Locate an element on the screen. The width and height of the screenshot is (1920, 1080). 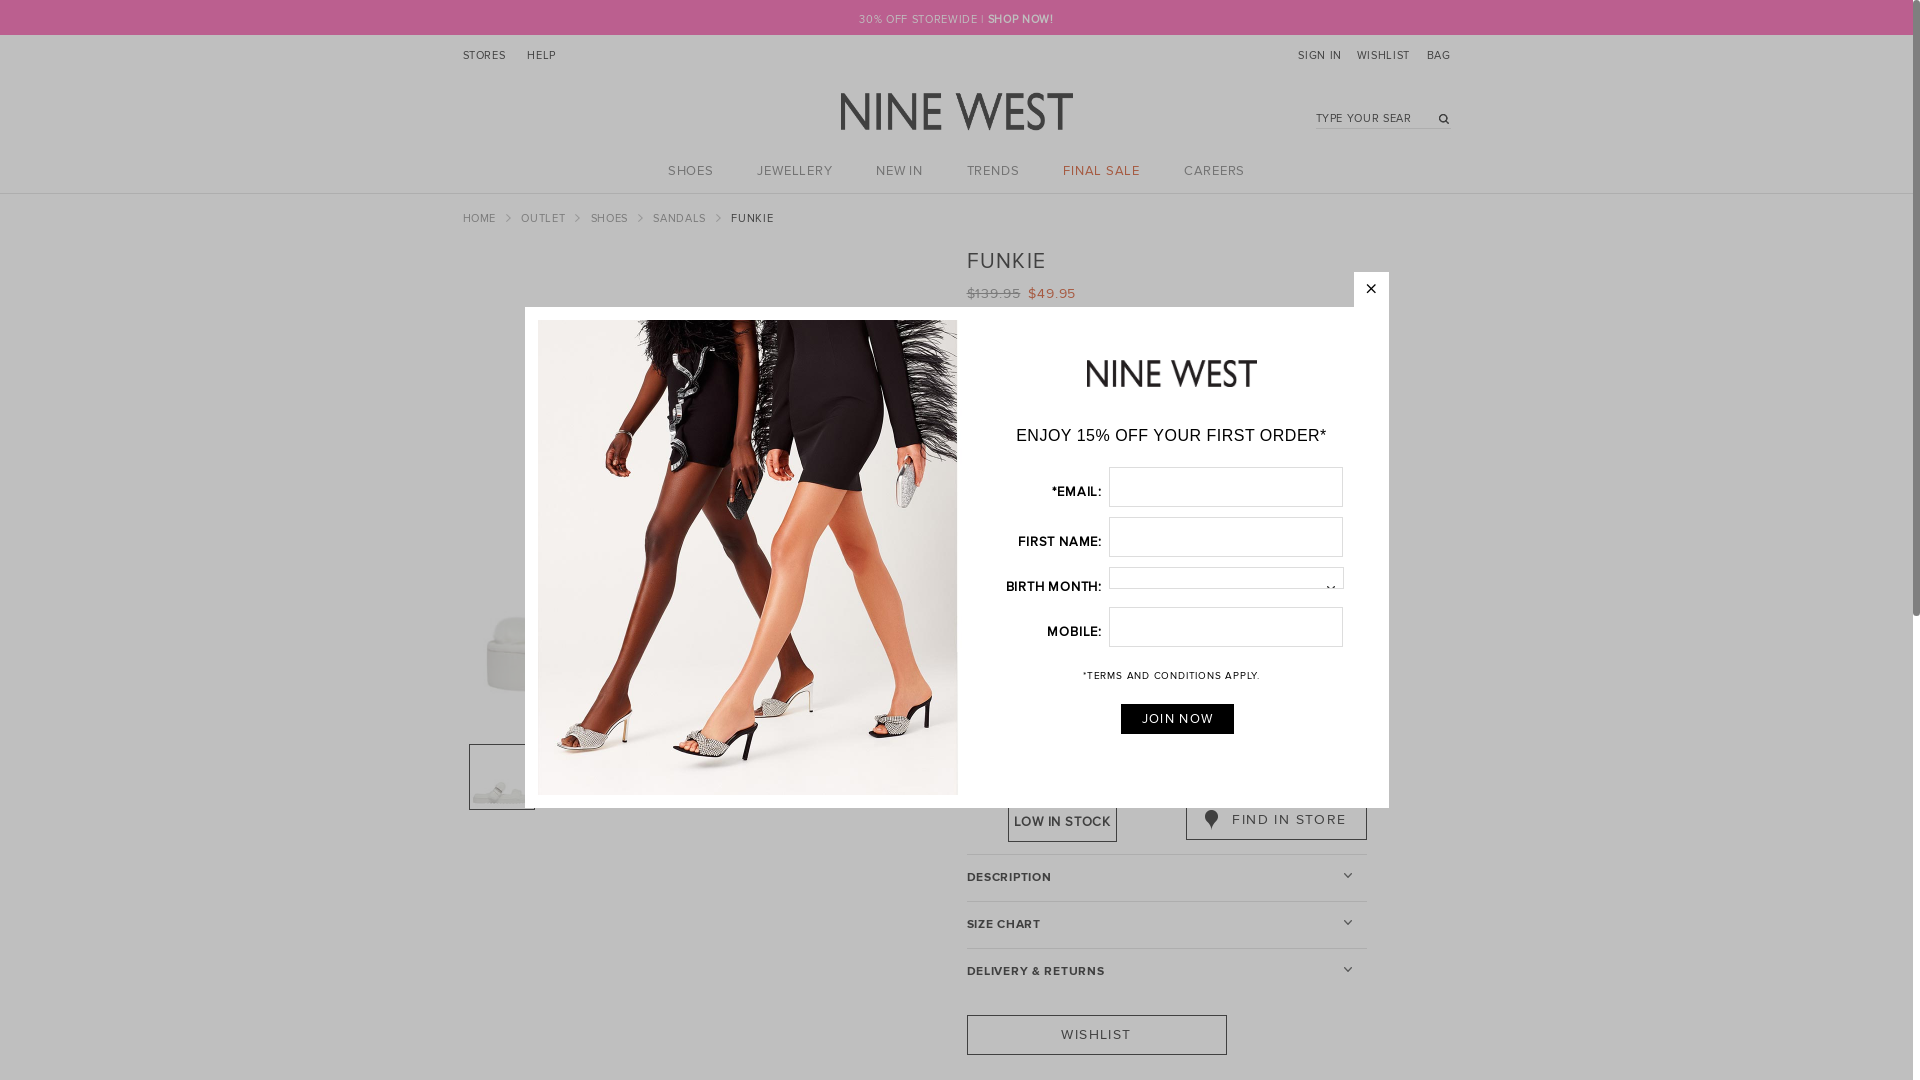
'Nine West Australia' is located at coordinates (840, 111).